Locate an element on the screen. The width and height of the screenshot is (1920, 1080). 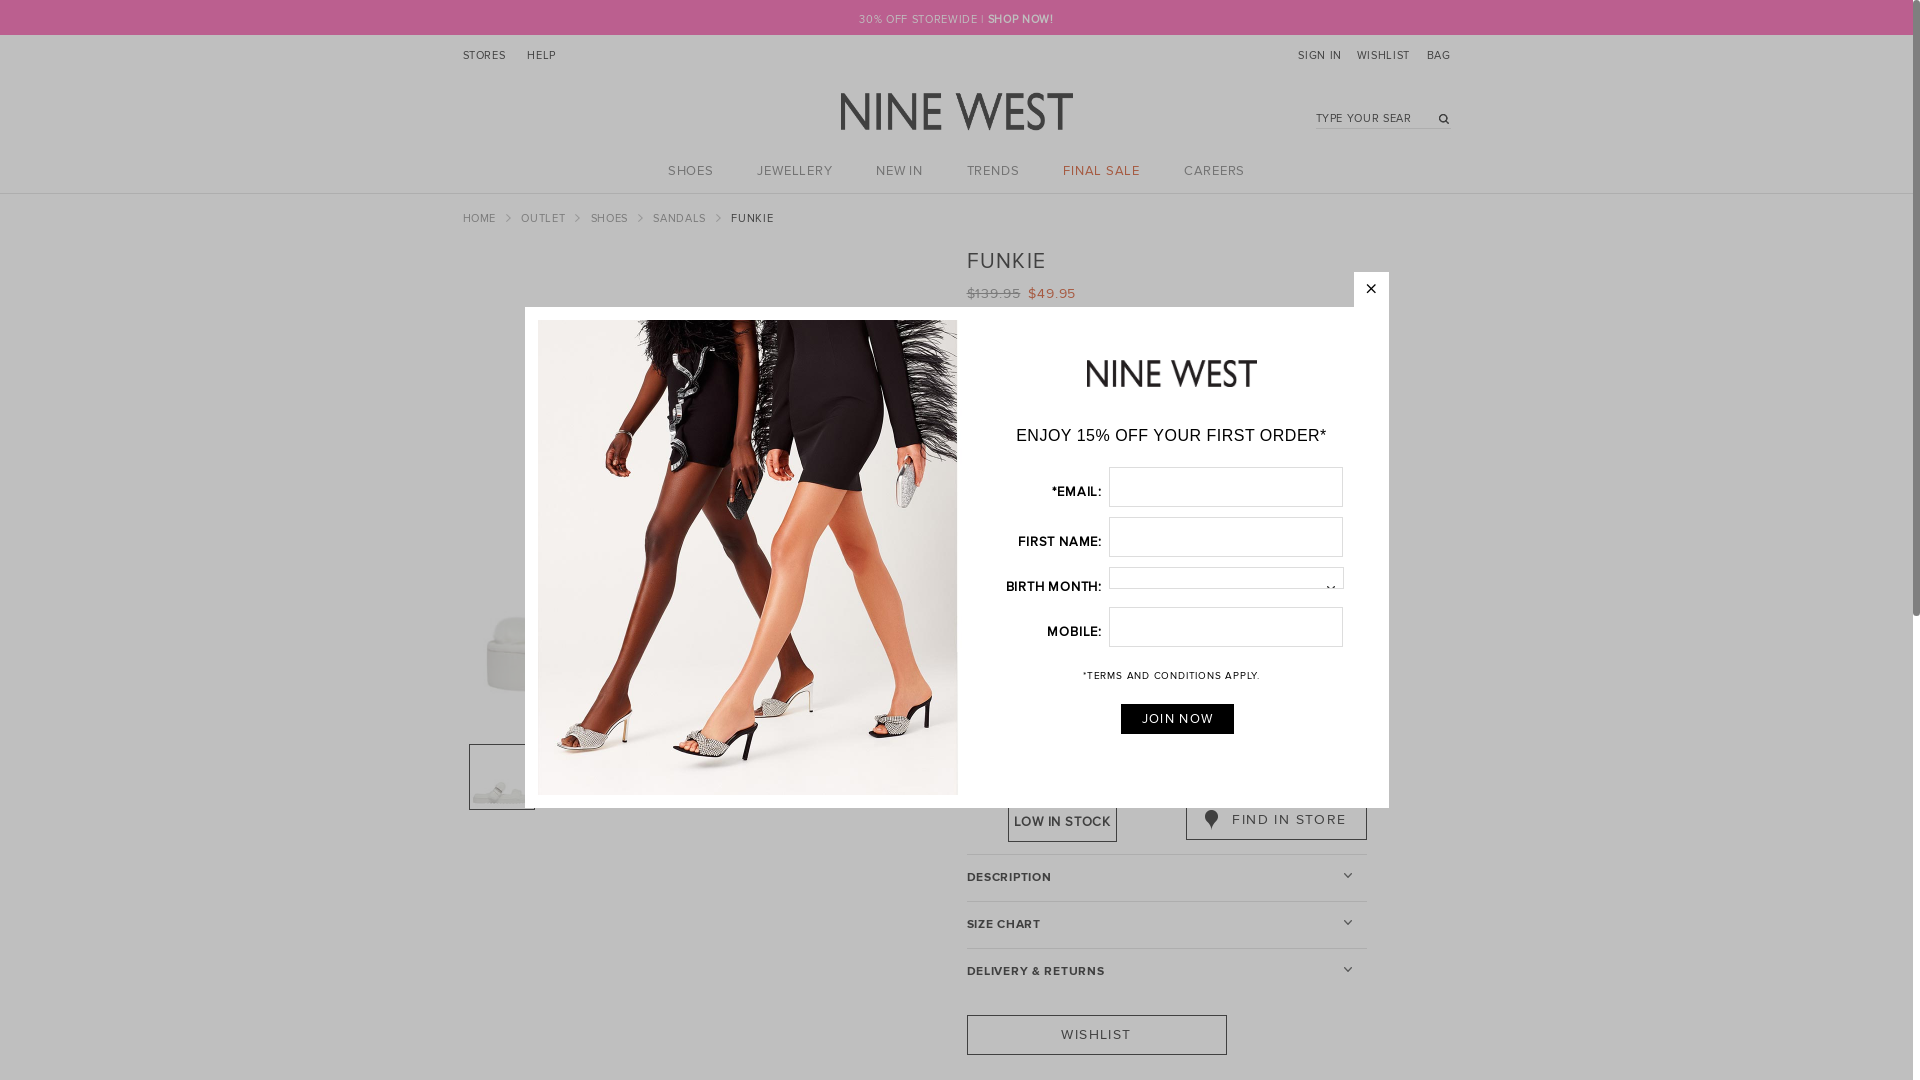
'Nine West Australia' is located at coordinates (840, 111).